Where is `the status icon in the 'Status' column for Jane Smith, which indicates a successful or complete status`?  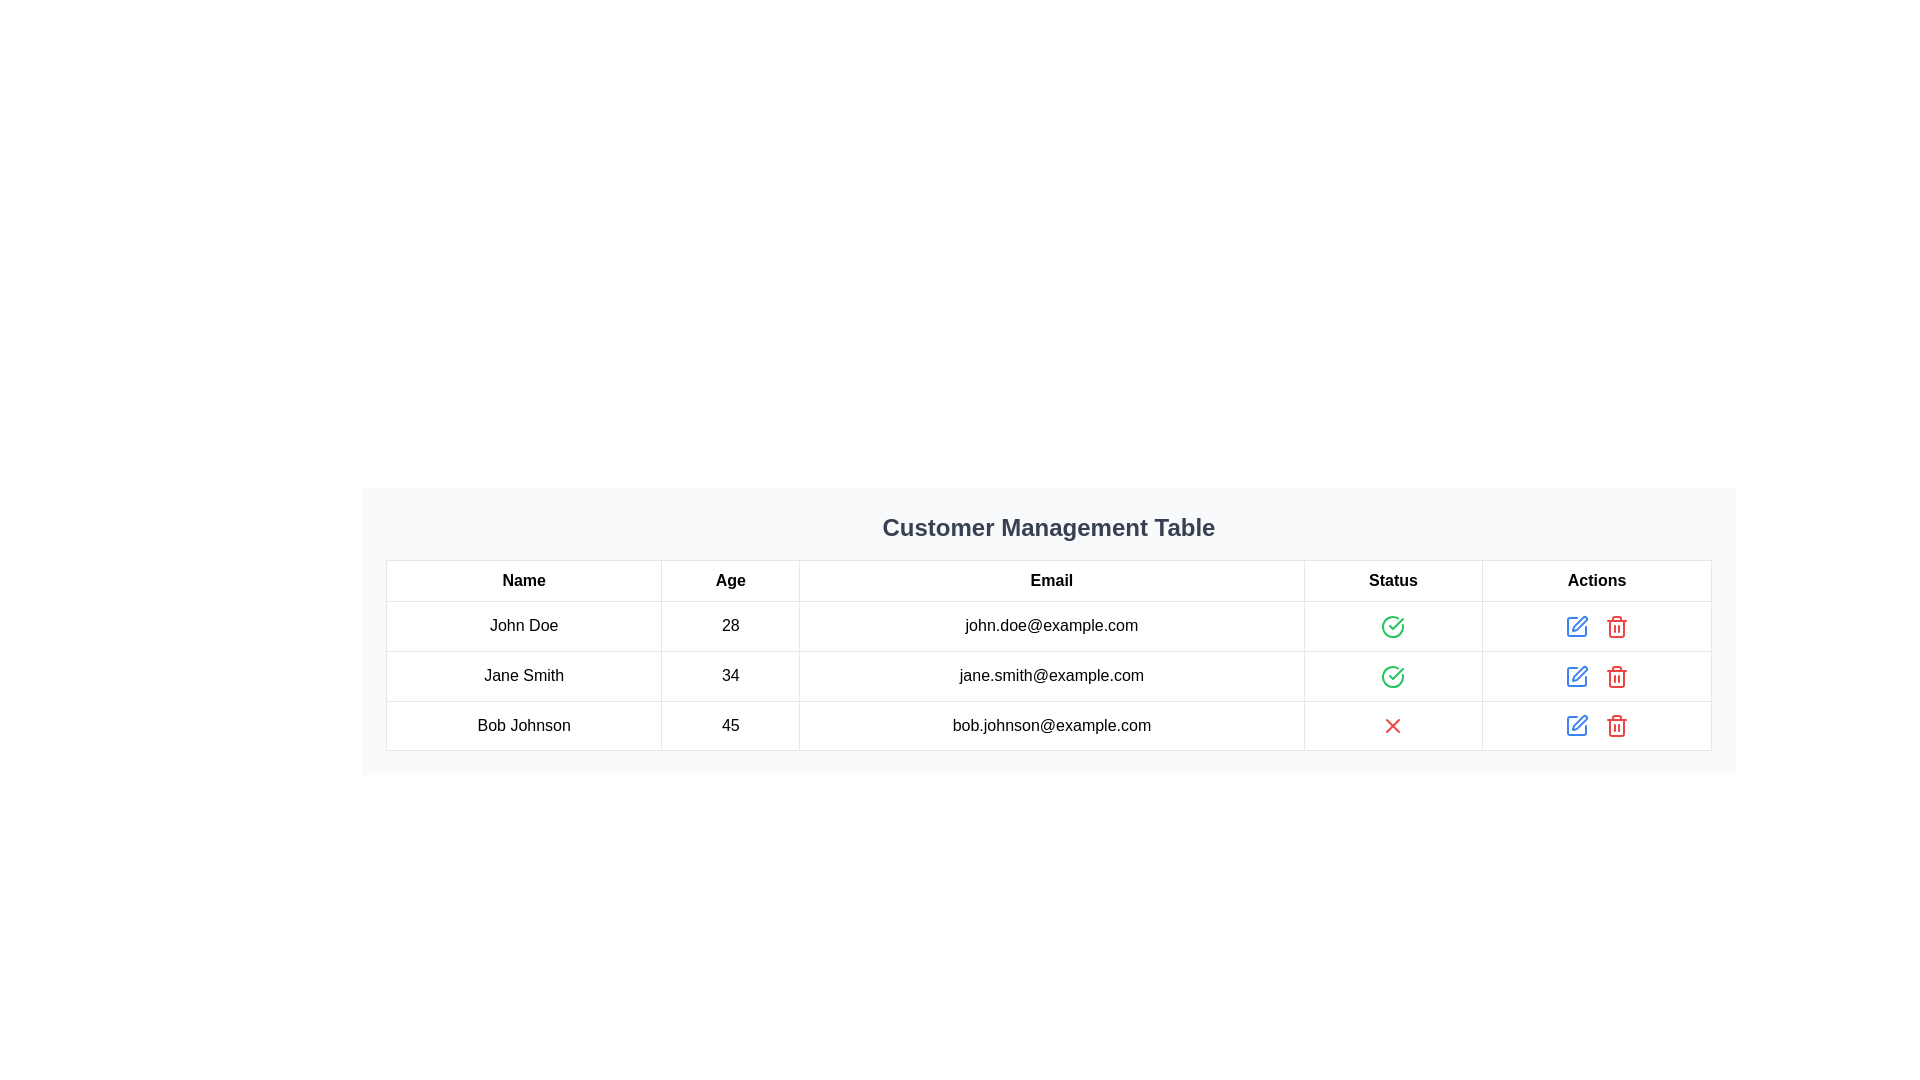 the status icon in the 'Status' column for Jane Smith, which indicates a successful or complete status is located at coordinates (1392, 675).